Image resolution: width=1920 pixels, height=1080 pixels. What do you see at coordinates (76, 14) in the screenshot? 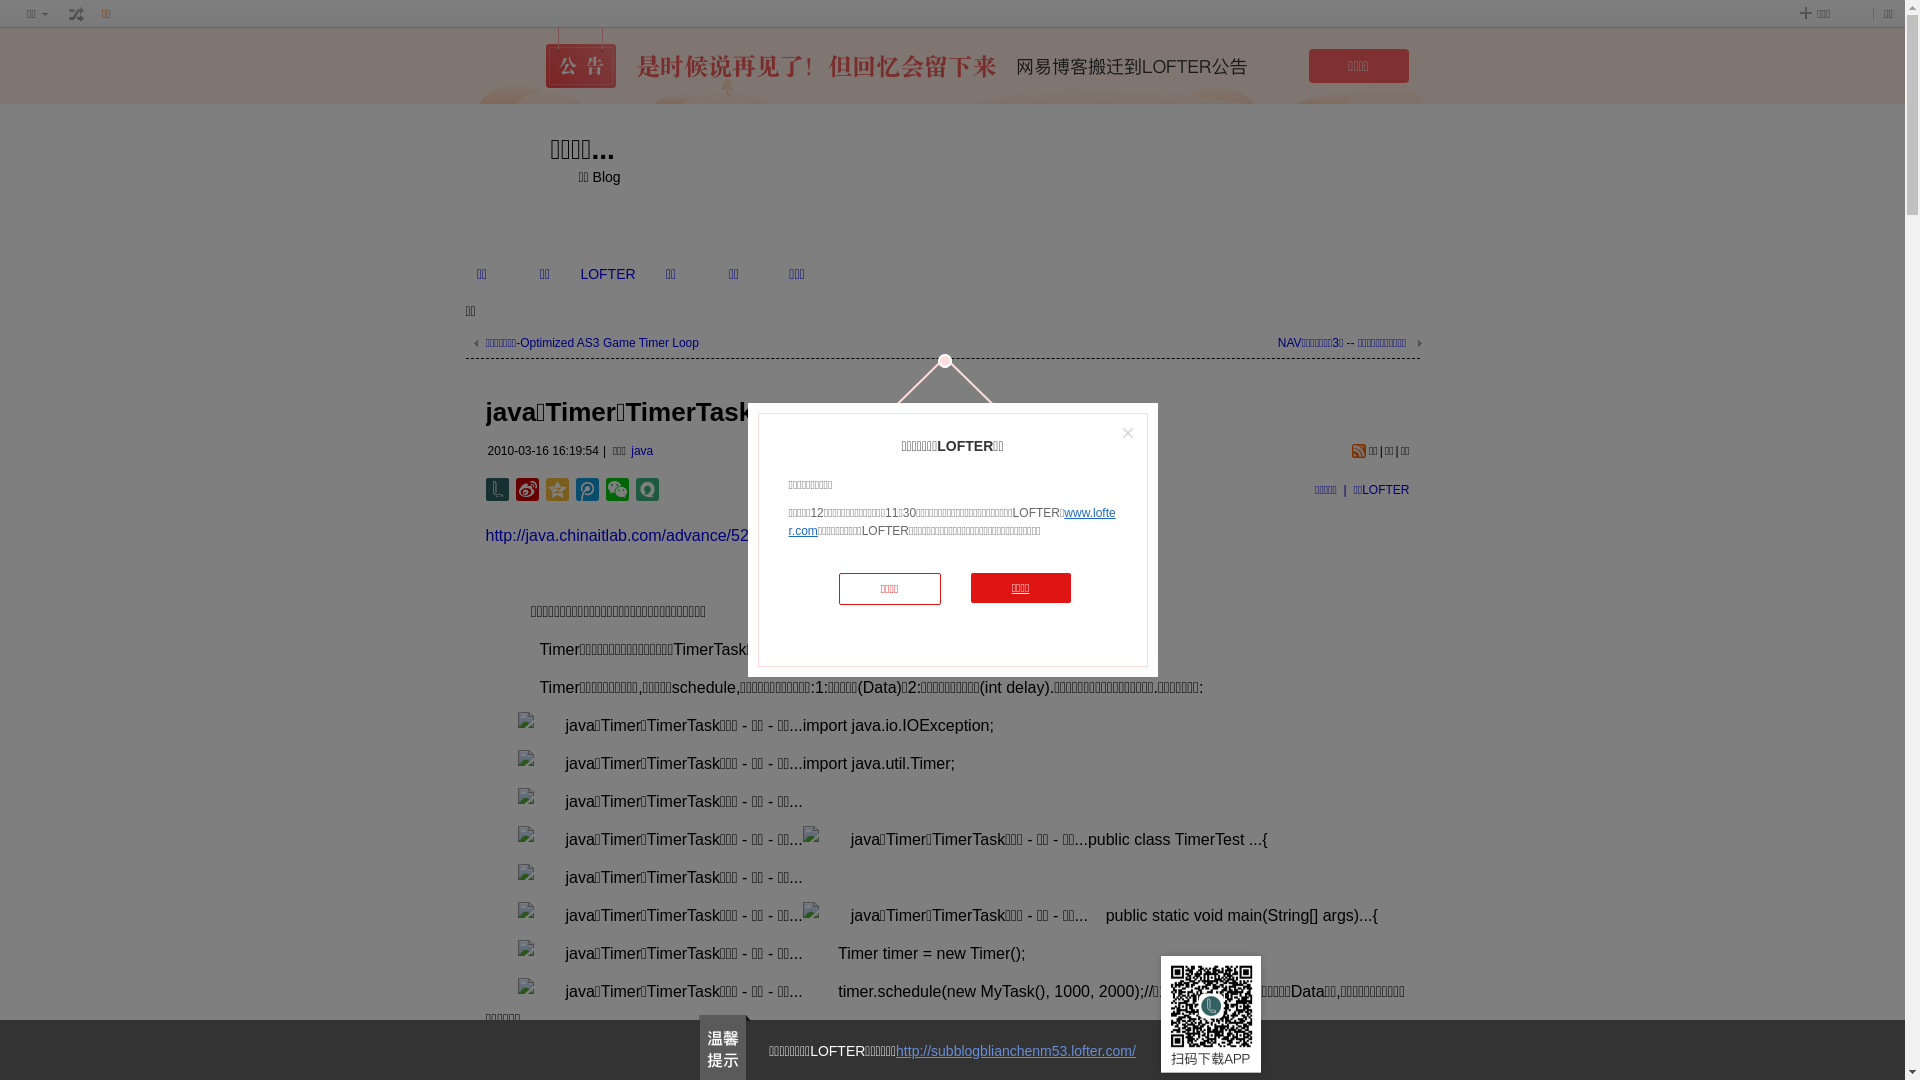
I see `' '` at bounding box center [76, 14].